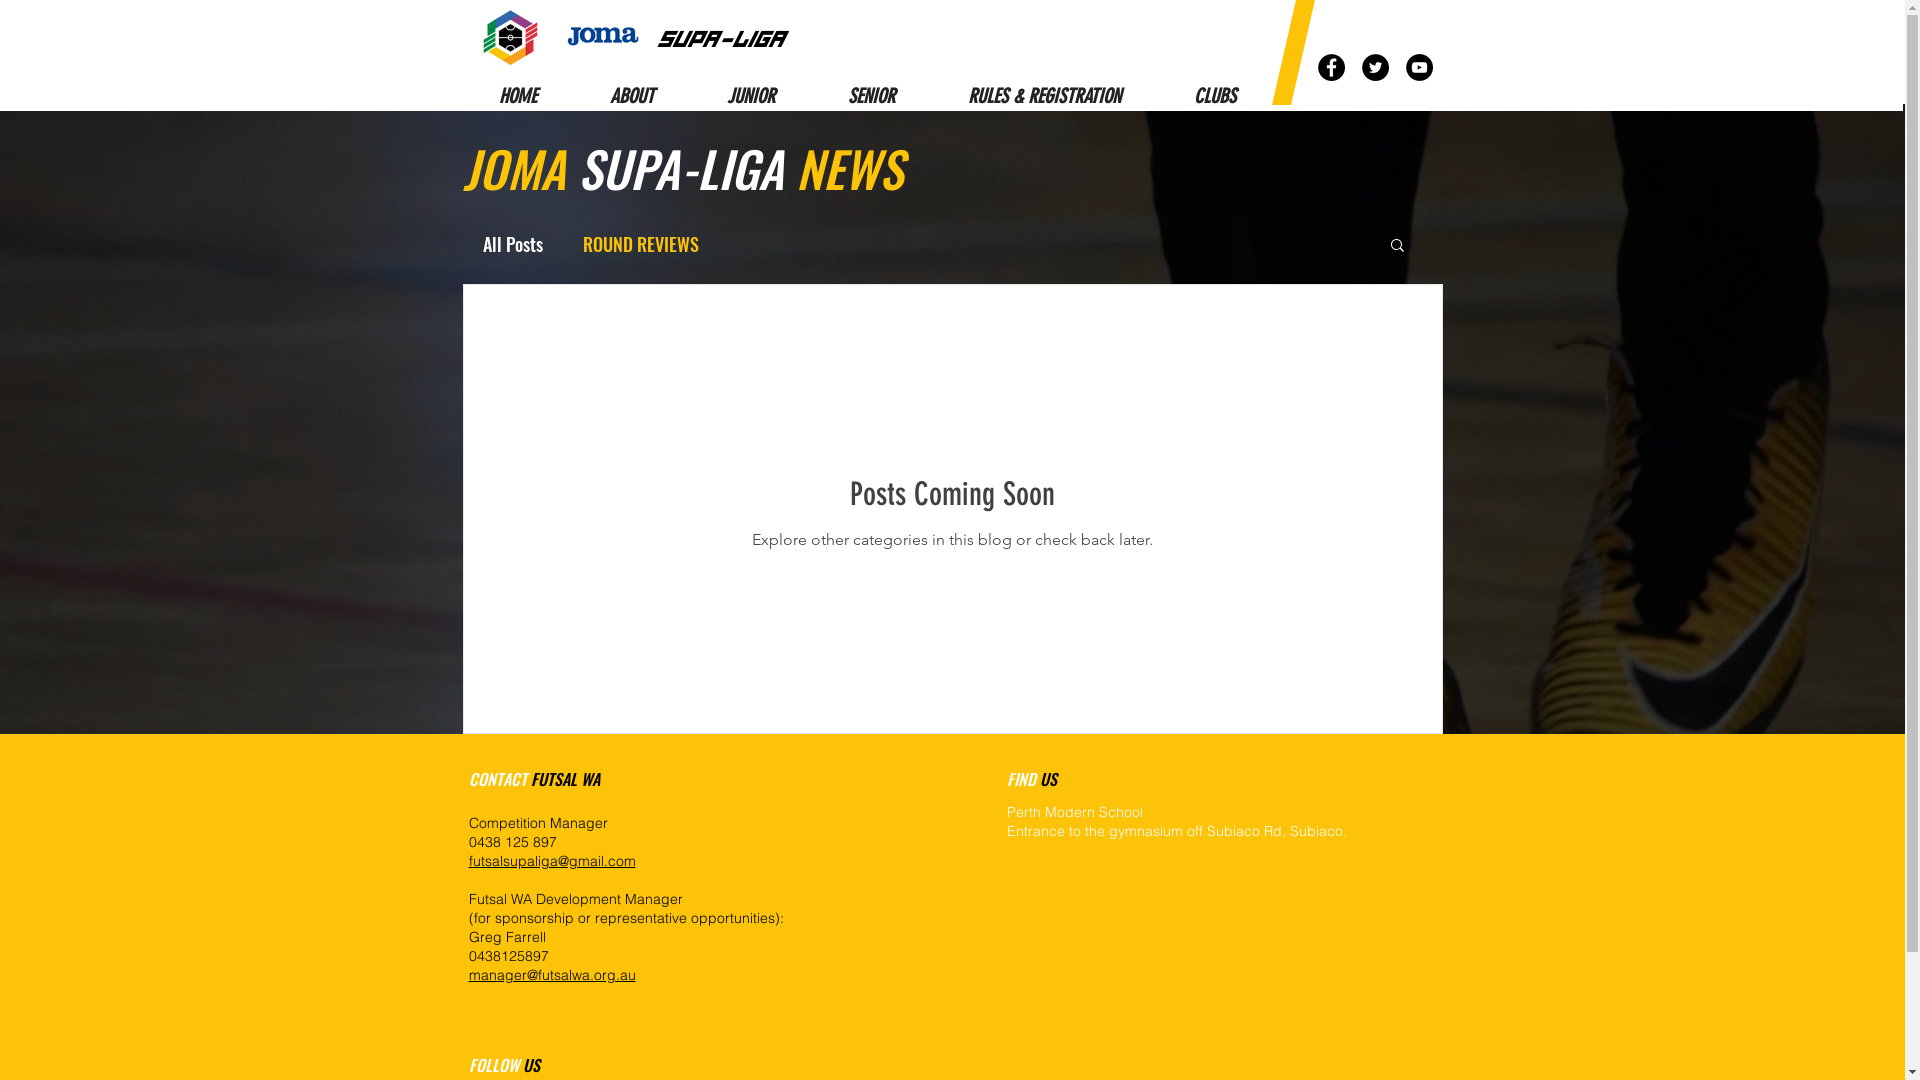  Describe the element at coordinates (517, 96) in the screenshot. I see `'HOME'` at that location.